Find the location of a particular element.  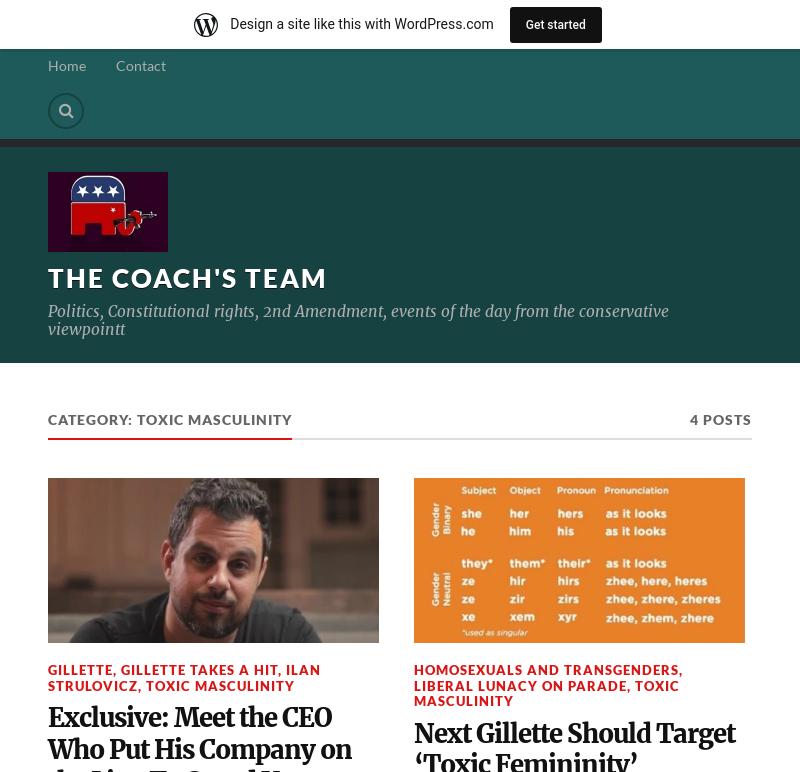

'Gillette' is located at coordinates (80, 670).